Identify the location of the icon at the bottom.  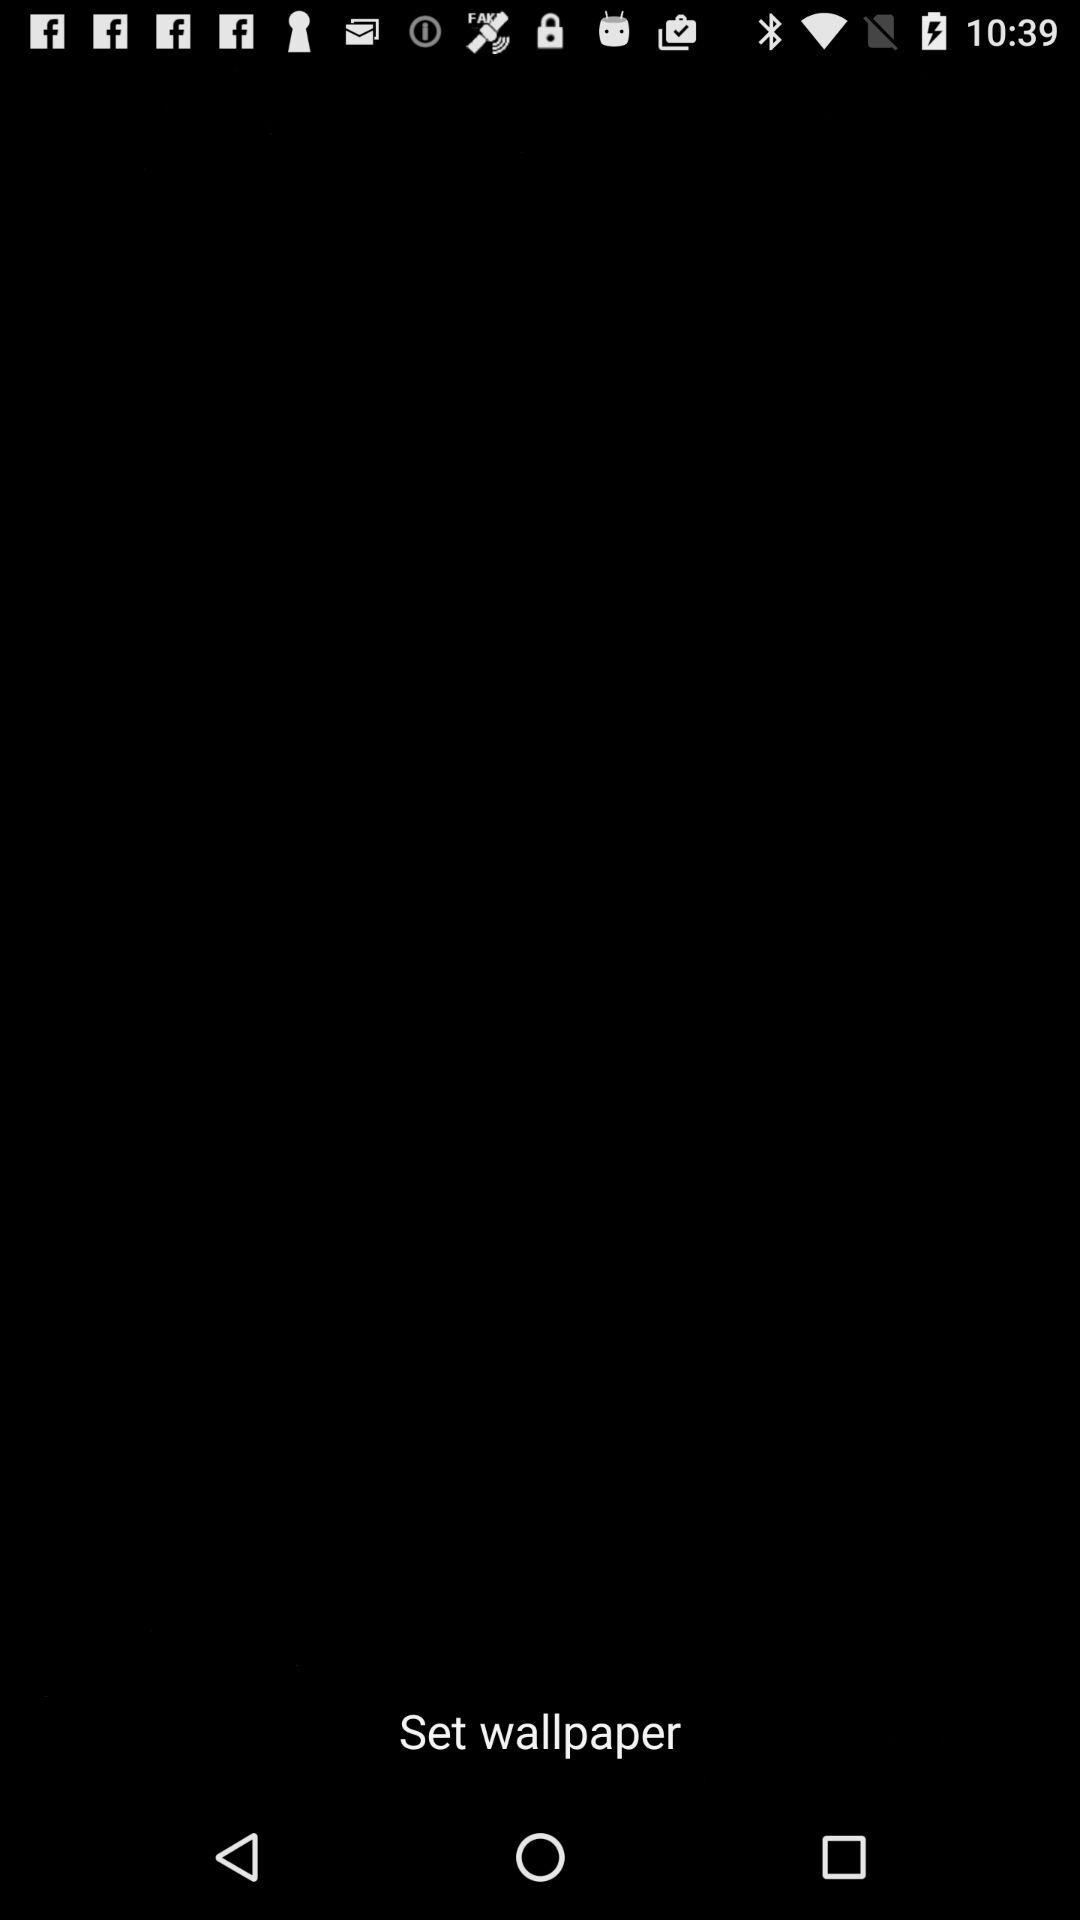
(540, 1730).